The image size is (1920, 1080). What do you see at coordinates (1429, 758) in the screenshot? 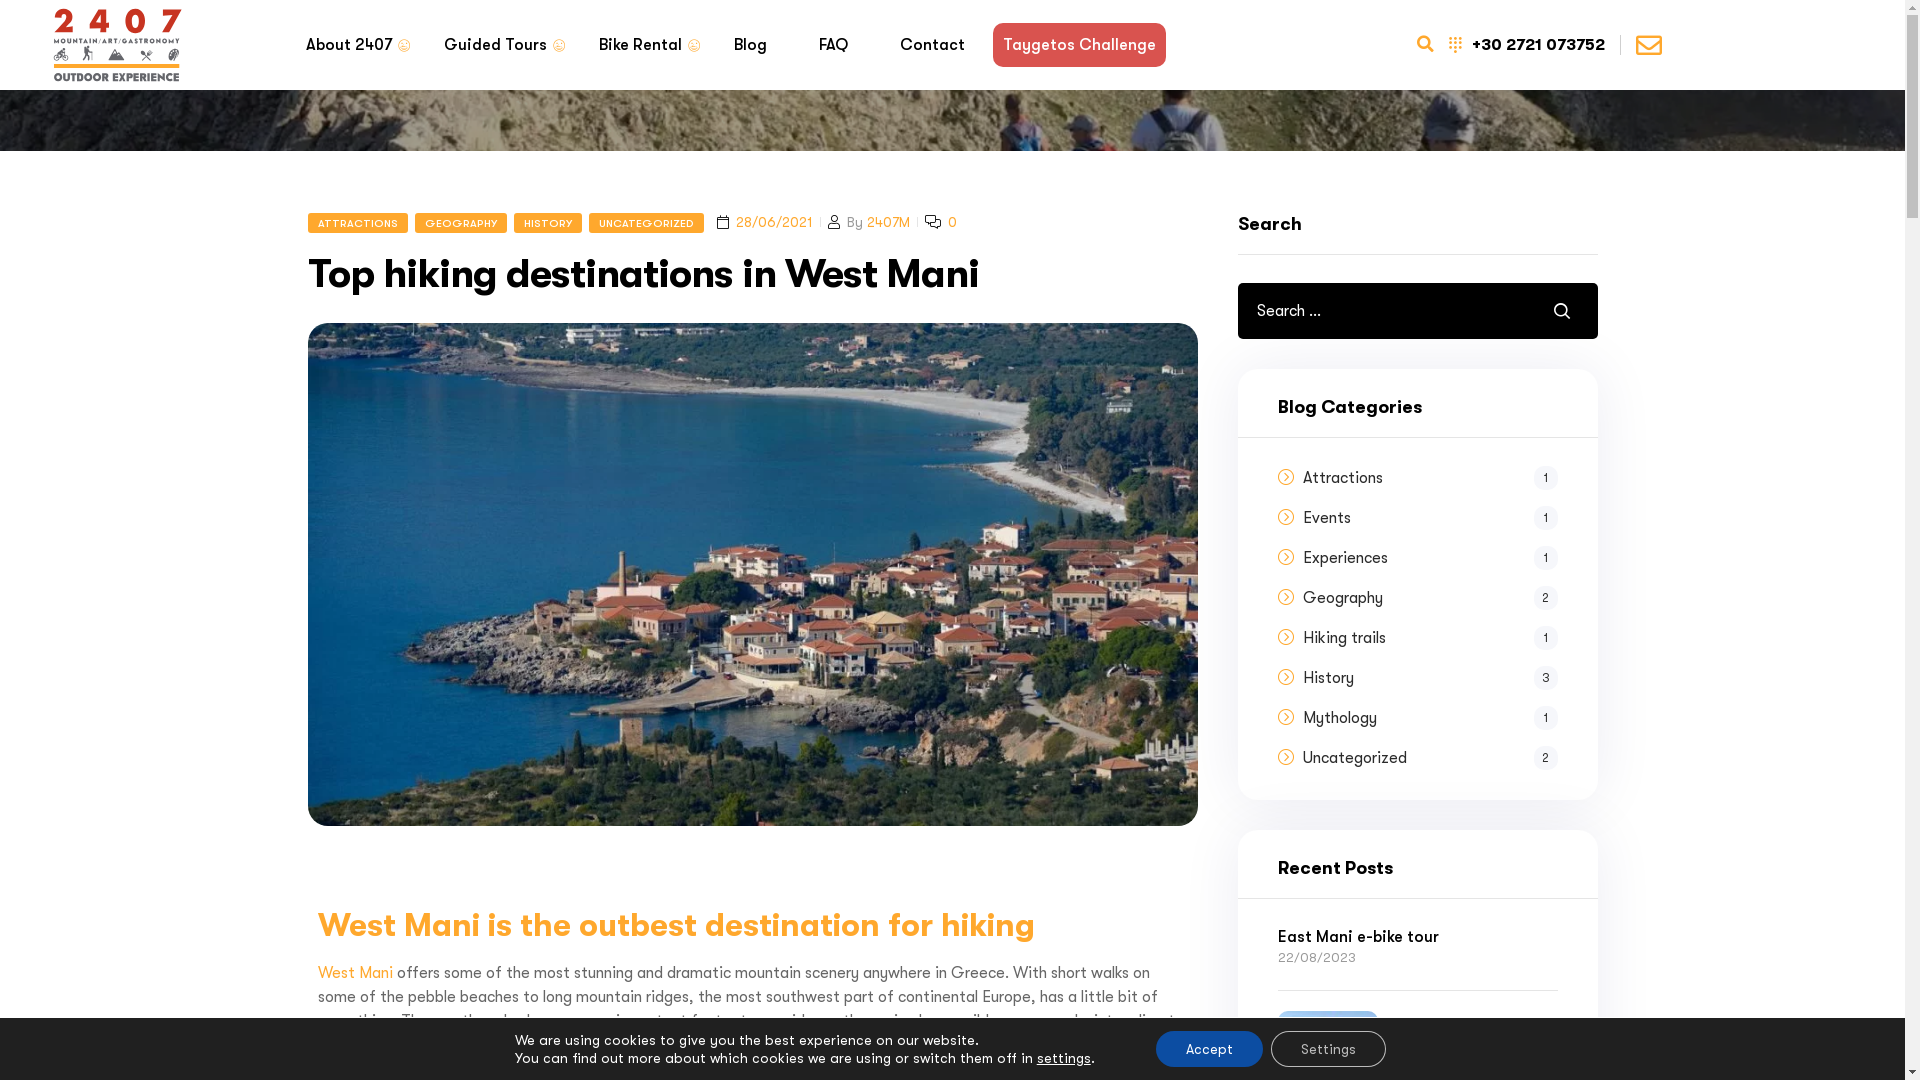
I see `'Uncategorized` at bounding box center [1429, 758].